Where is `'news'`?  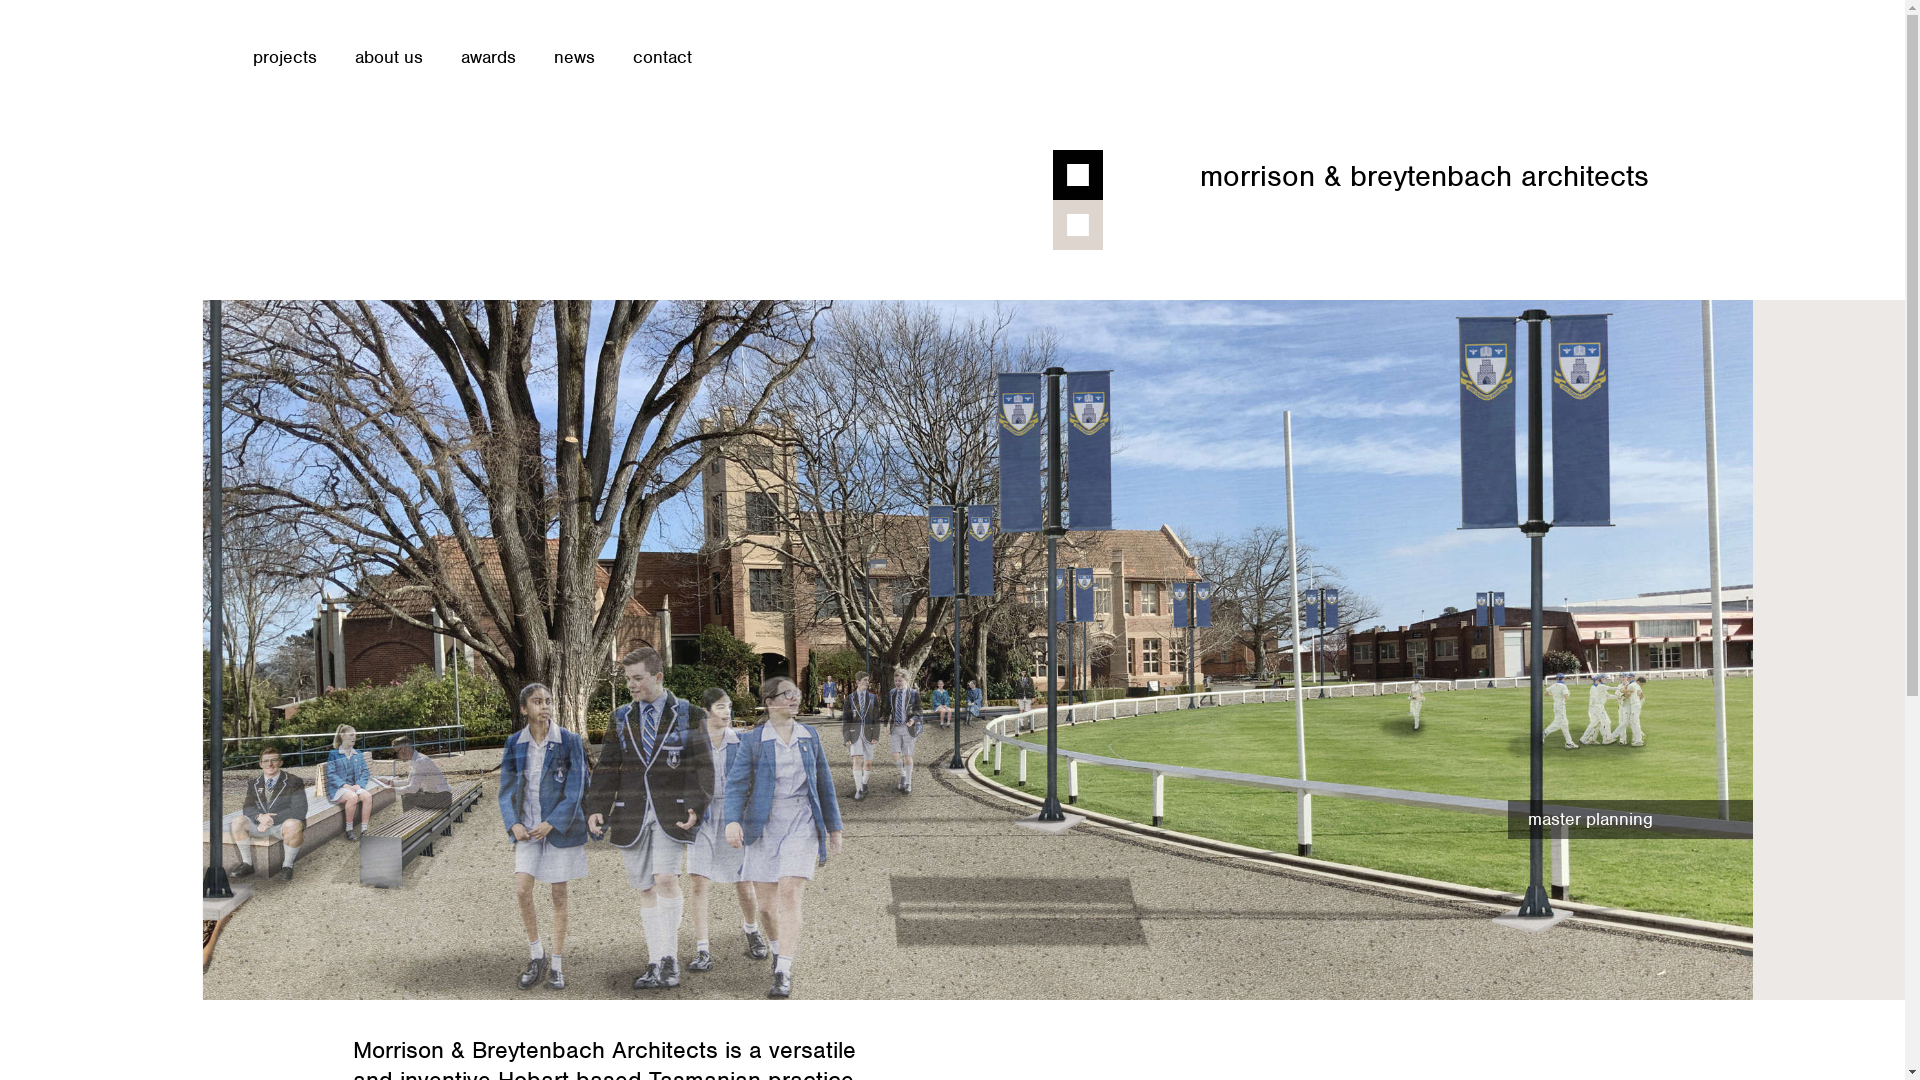 'news' is located at coordinates (573, 56).